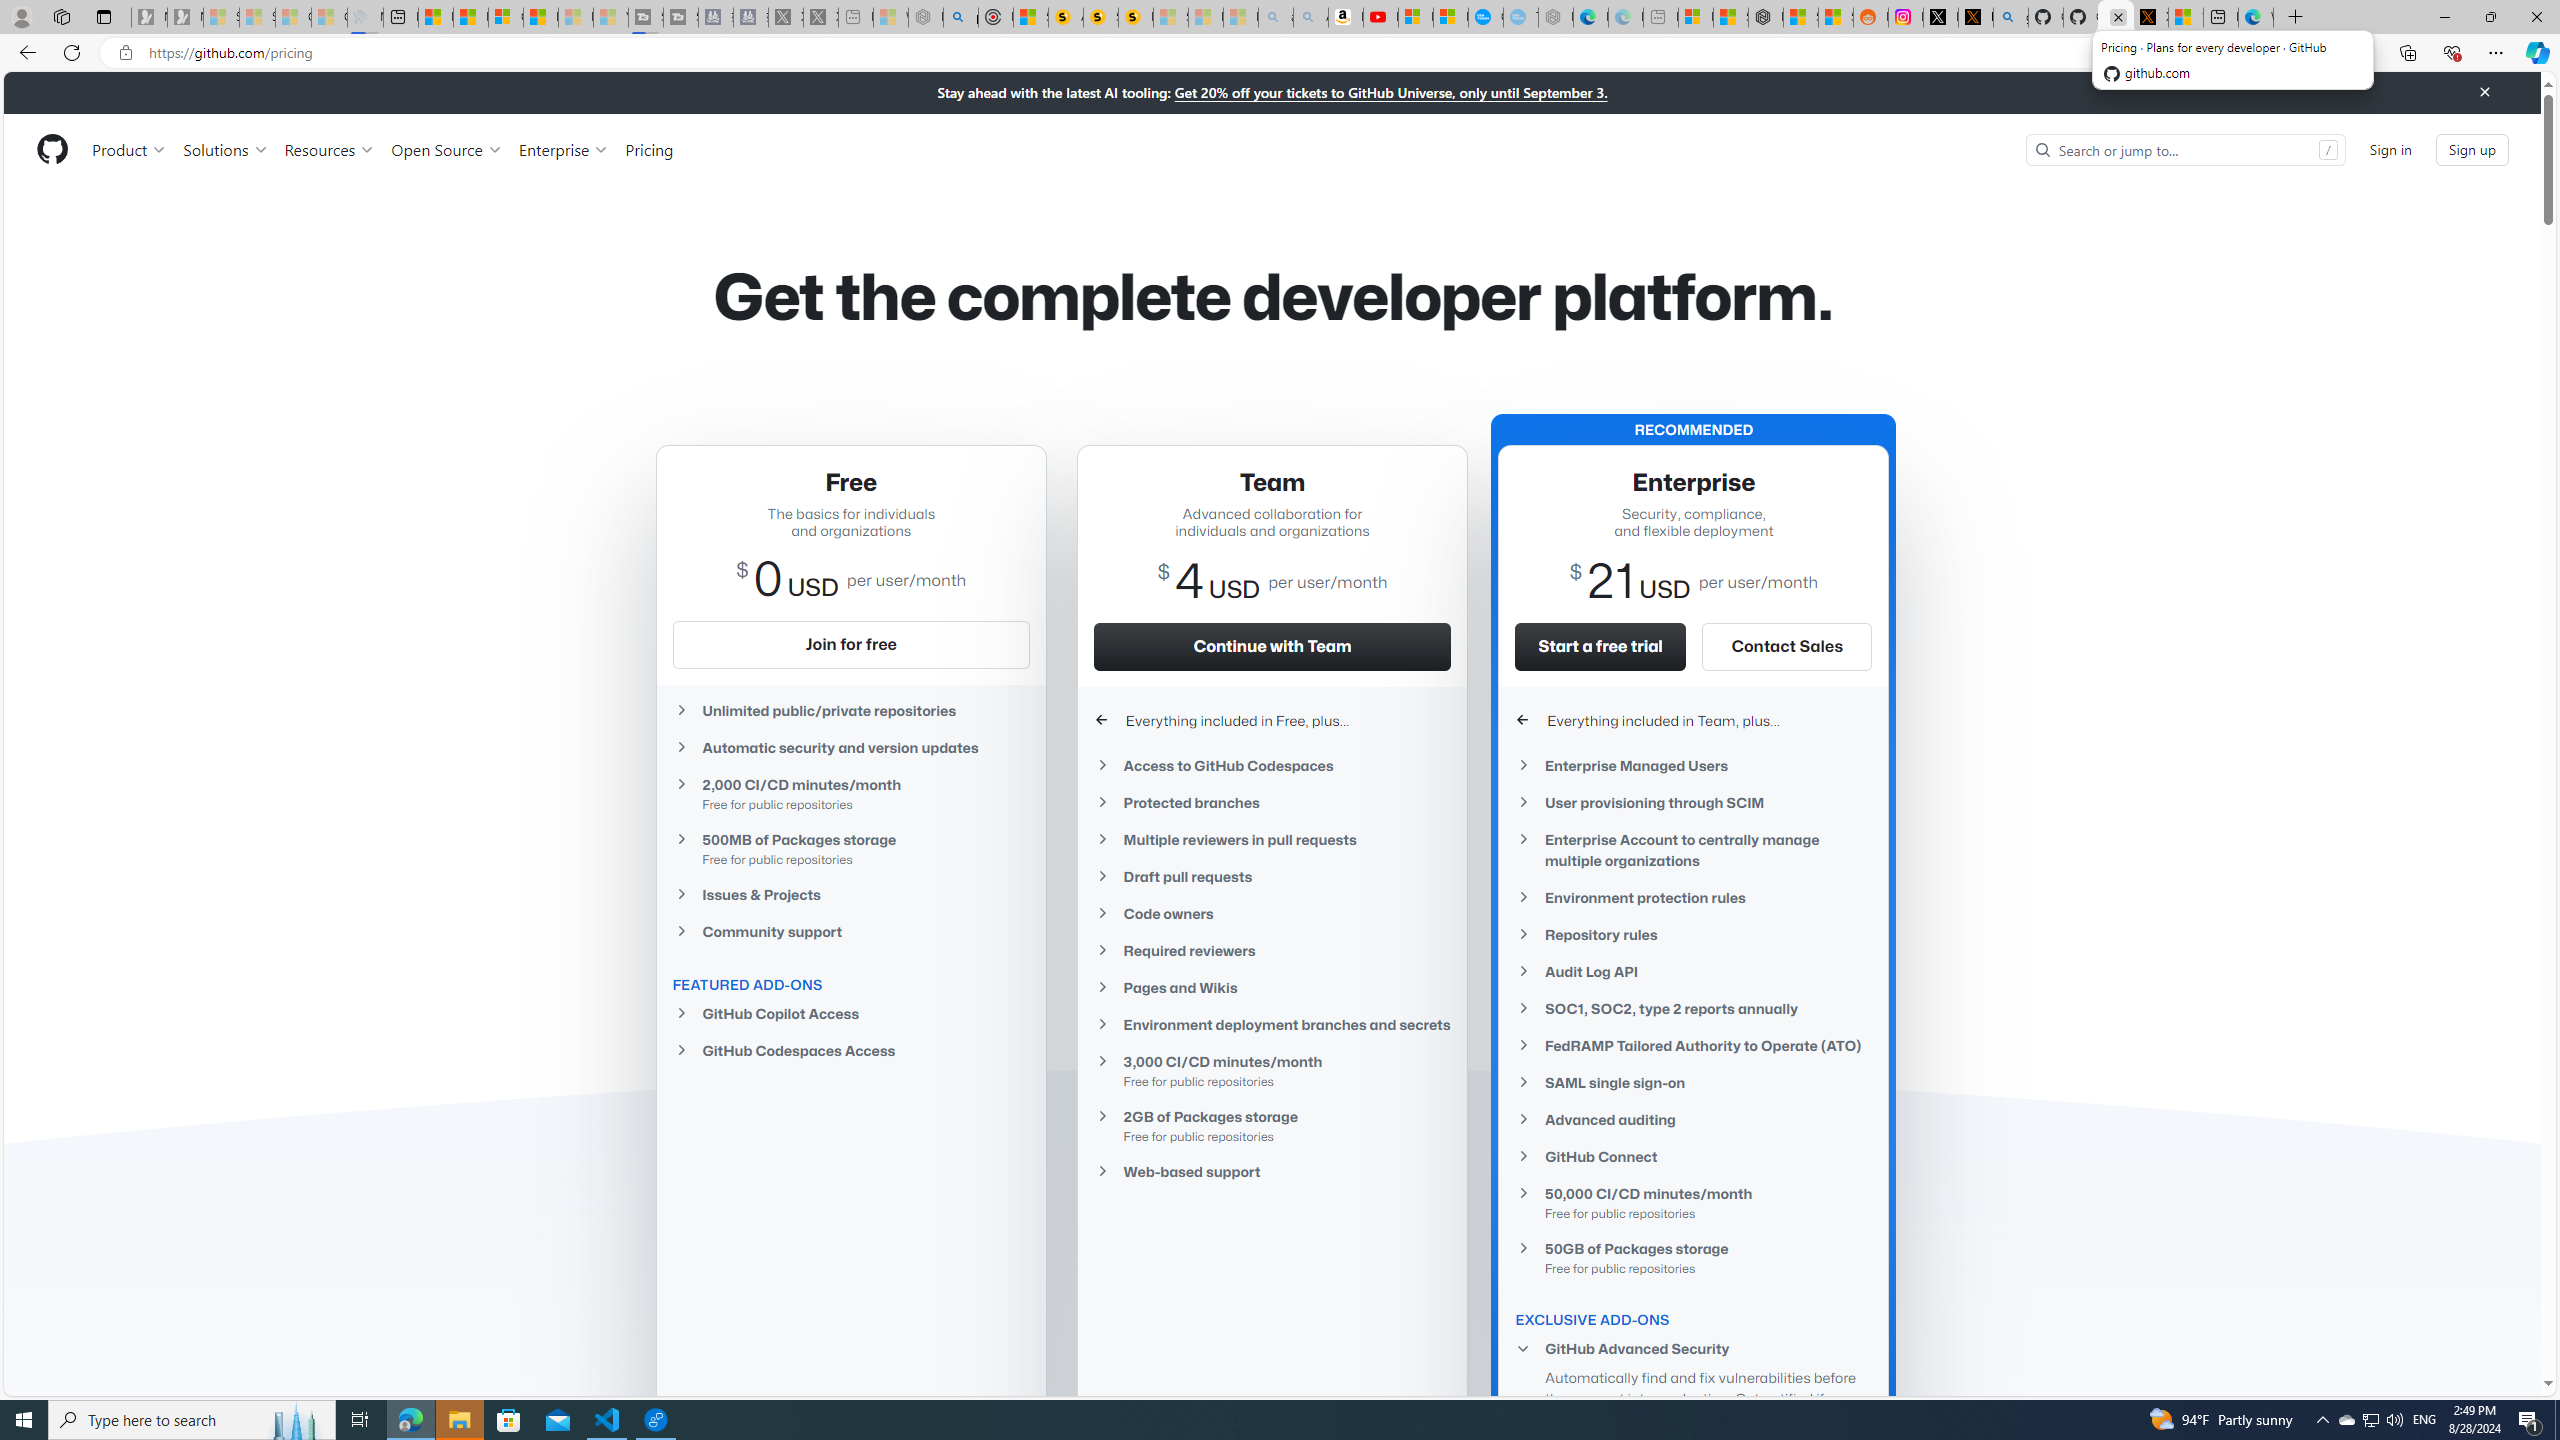  I want to click on 'Nordace - Duffels', so click(1765, 16).